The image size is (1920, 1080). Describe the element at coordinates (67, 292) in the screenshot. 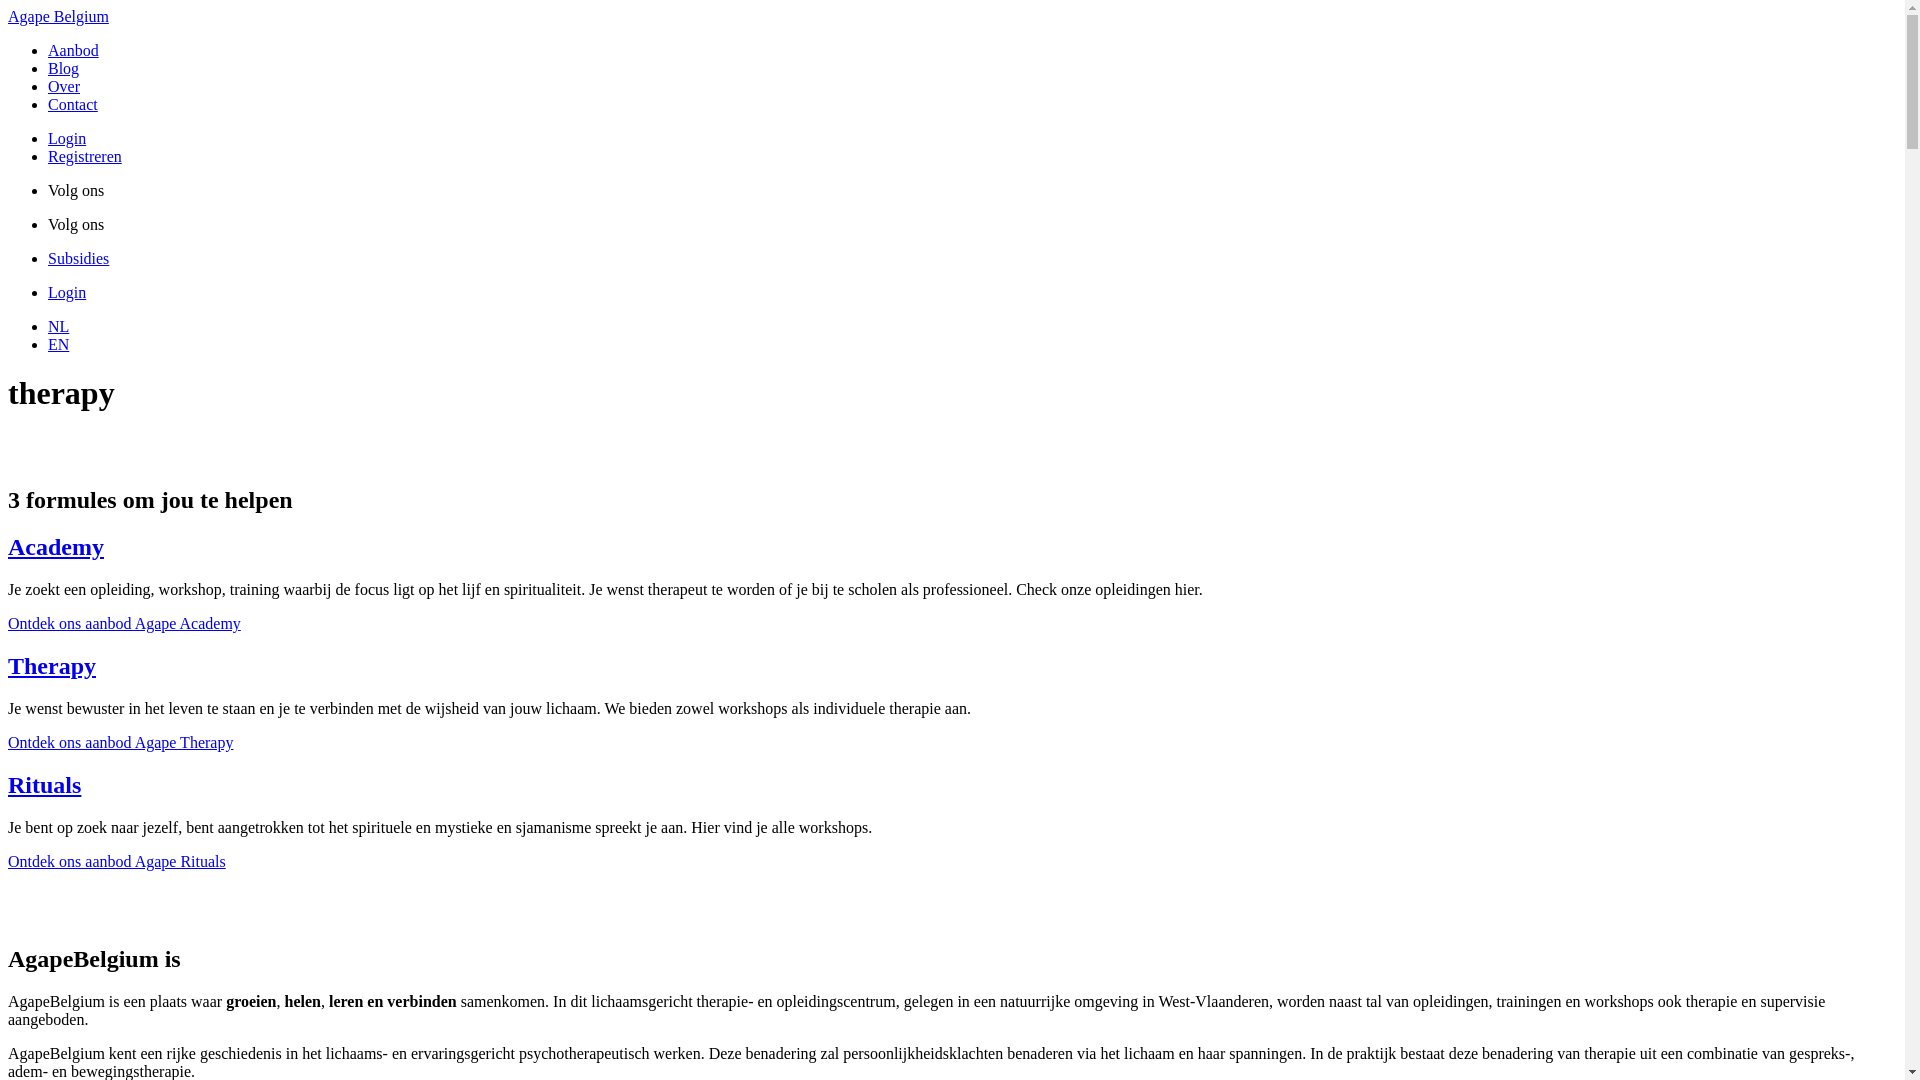

I see `'Login'` at that location.